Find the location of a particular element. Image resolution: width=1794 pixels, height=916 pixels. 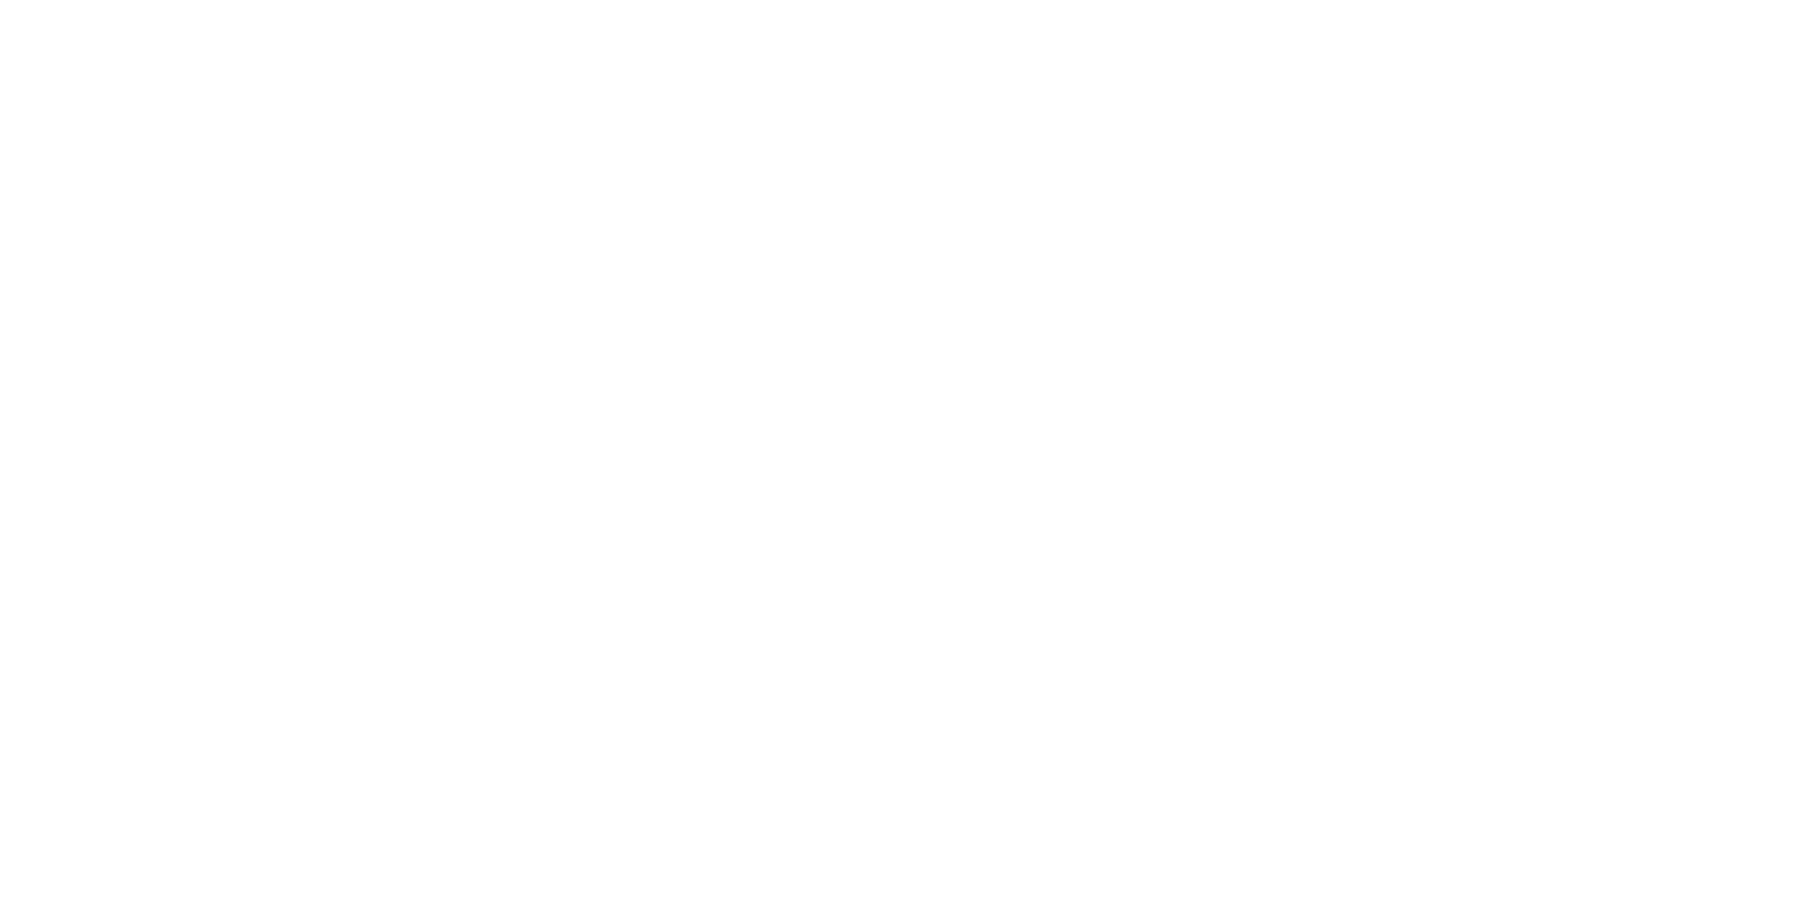

'Transaction Processing' is located at coordinates (143, 487).